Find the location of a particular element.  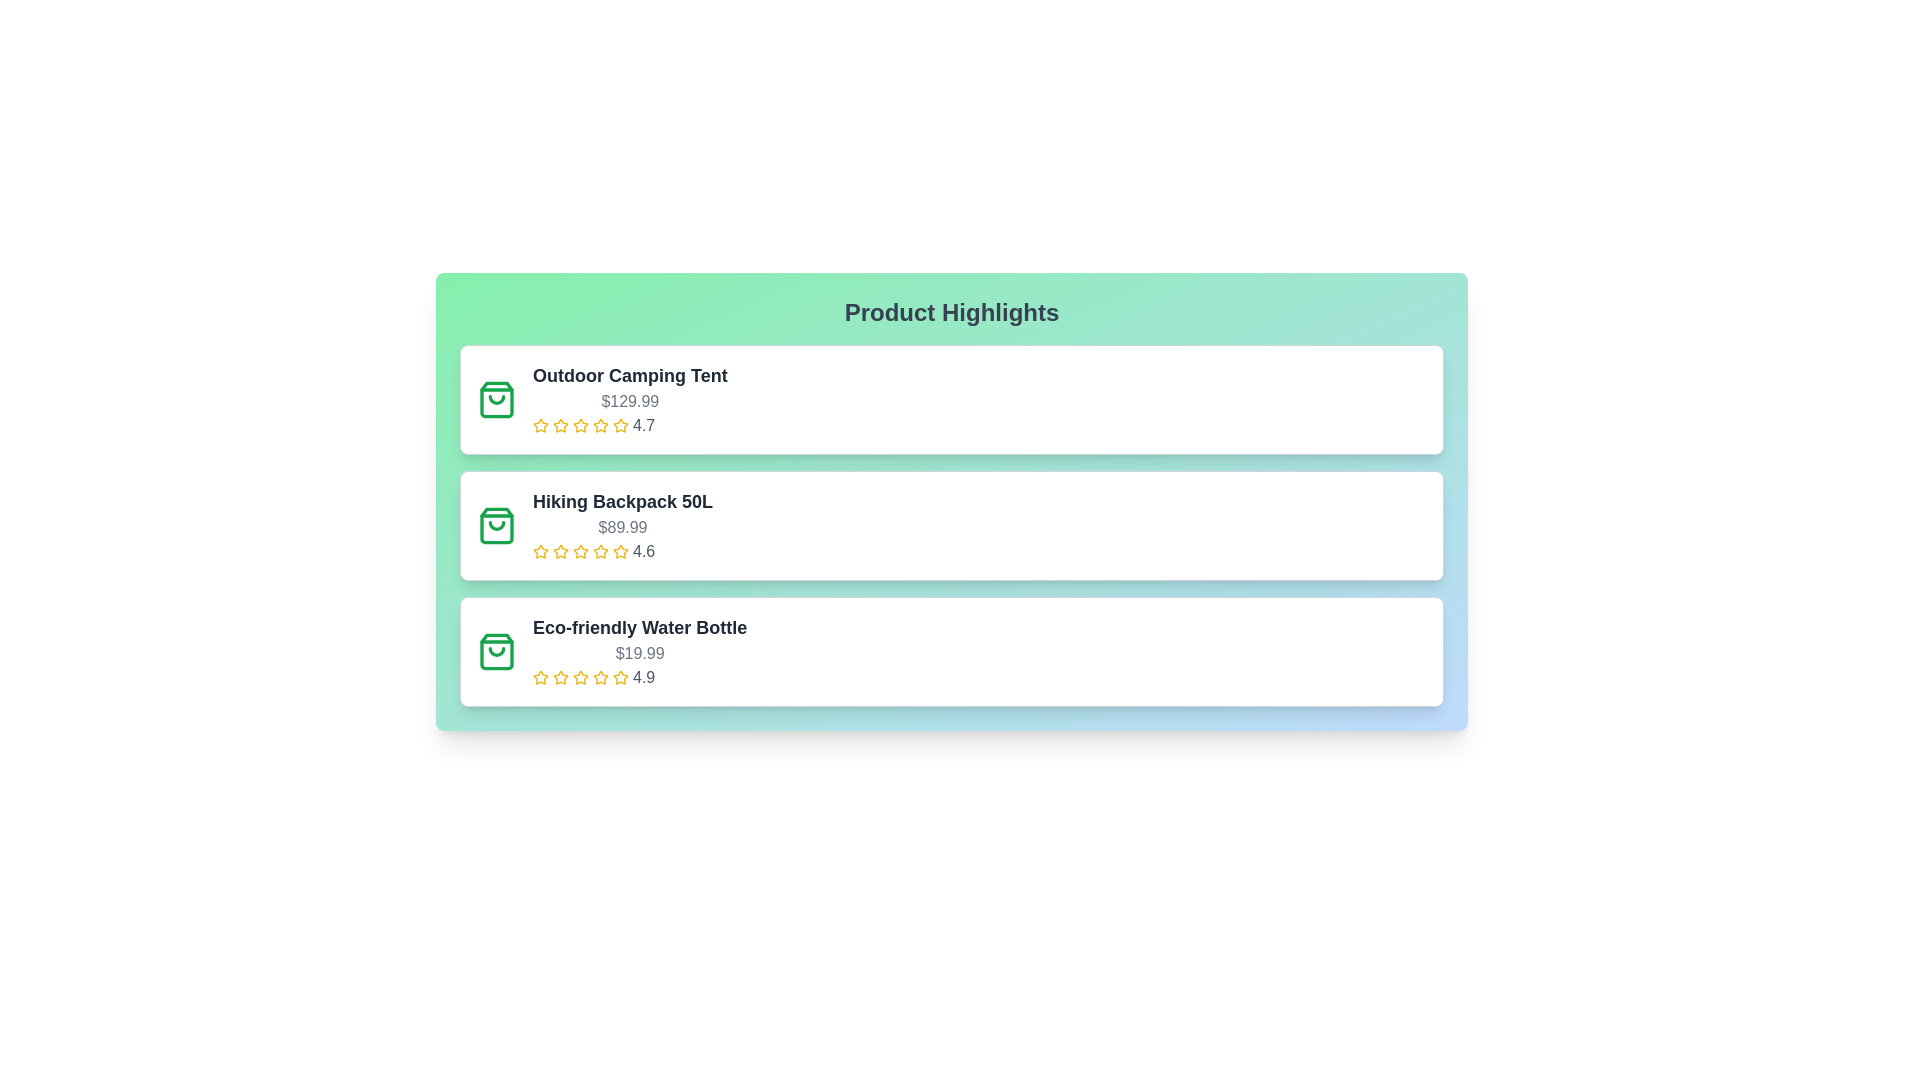

the rating of the product to 2 stars by clicking on the corresponding star is located at coordinates (560, 424).